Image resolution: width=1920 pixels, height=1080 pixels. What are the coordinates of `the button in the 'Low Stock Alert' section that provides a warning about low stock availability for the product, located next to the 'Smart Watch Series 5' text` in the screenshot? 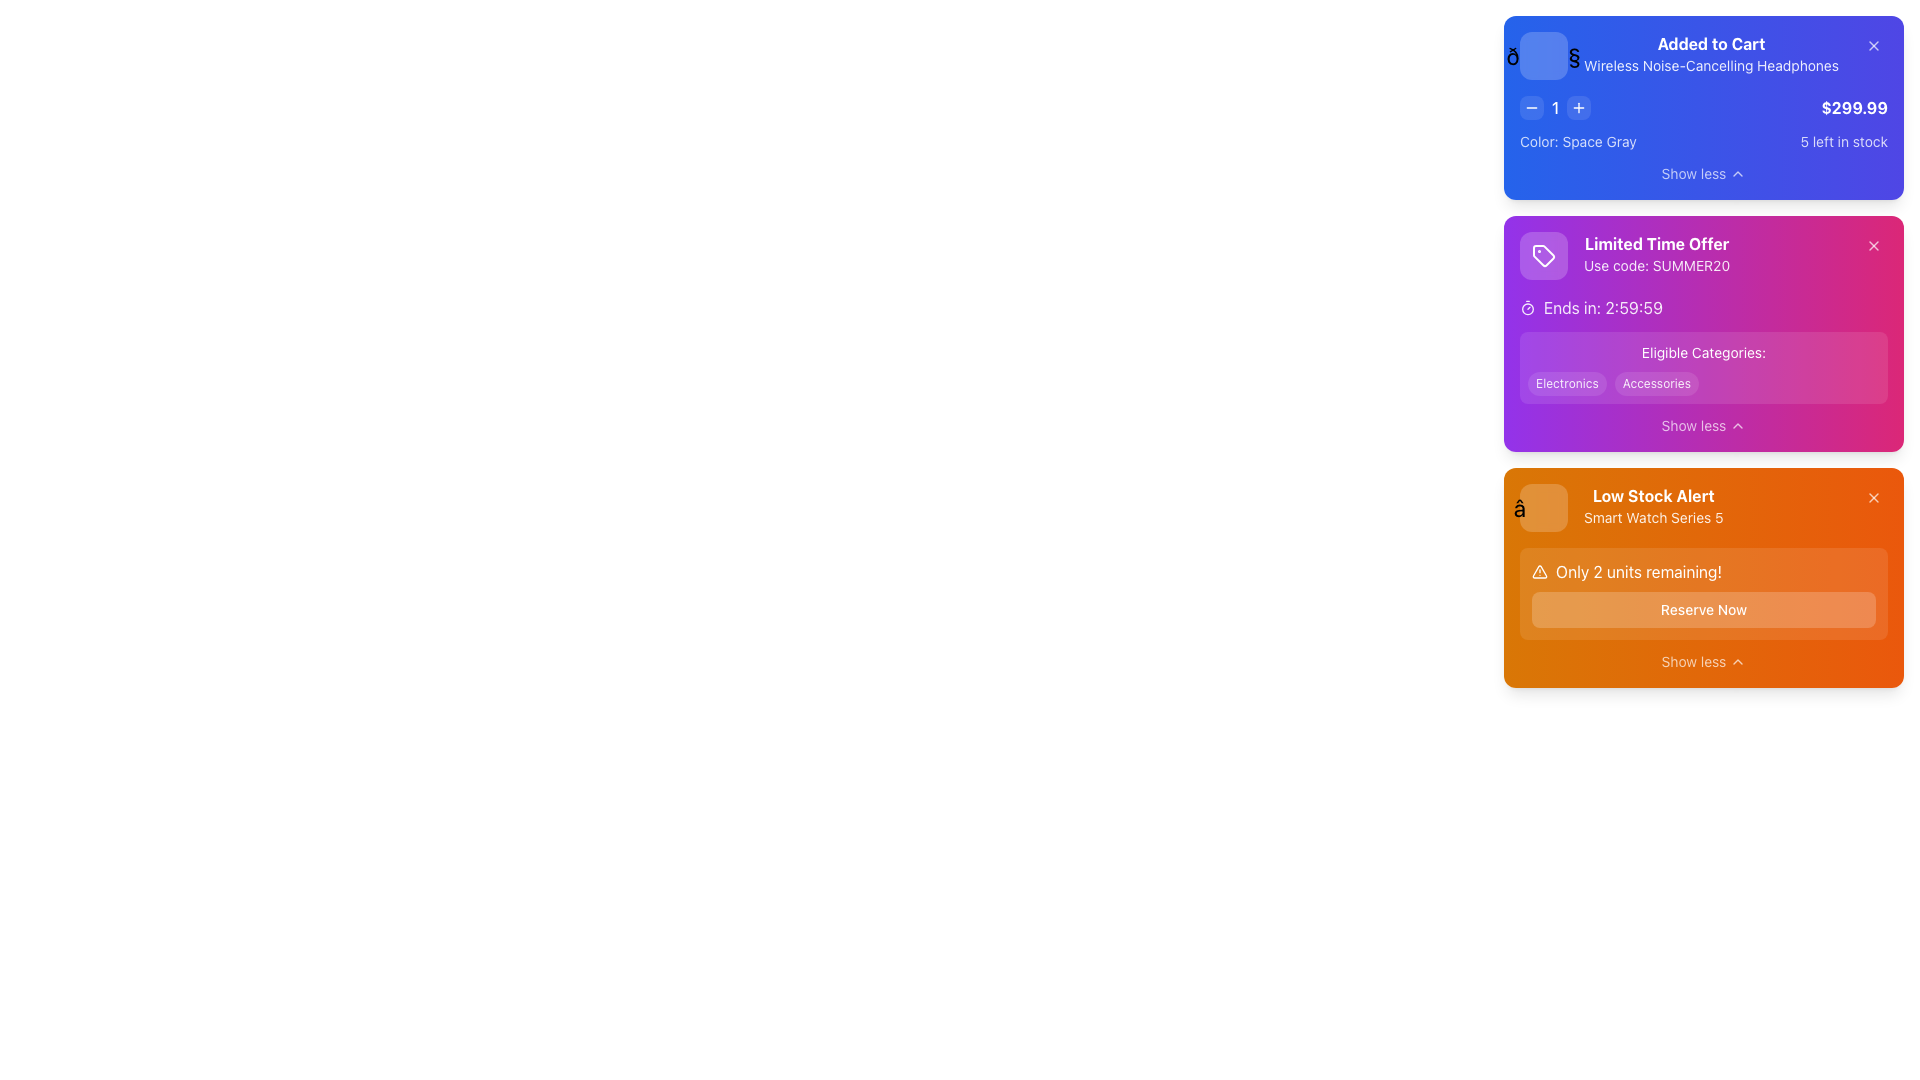 It's located at (1703, 593).